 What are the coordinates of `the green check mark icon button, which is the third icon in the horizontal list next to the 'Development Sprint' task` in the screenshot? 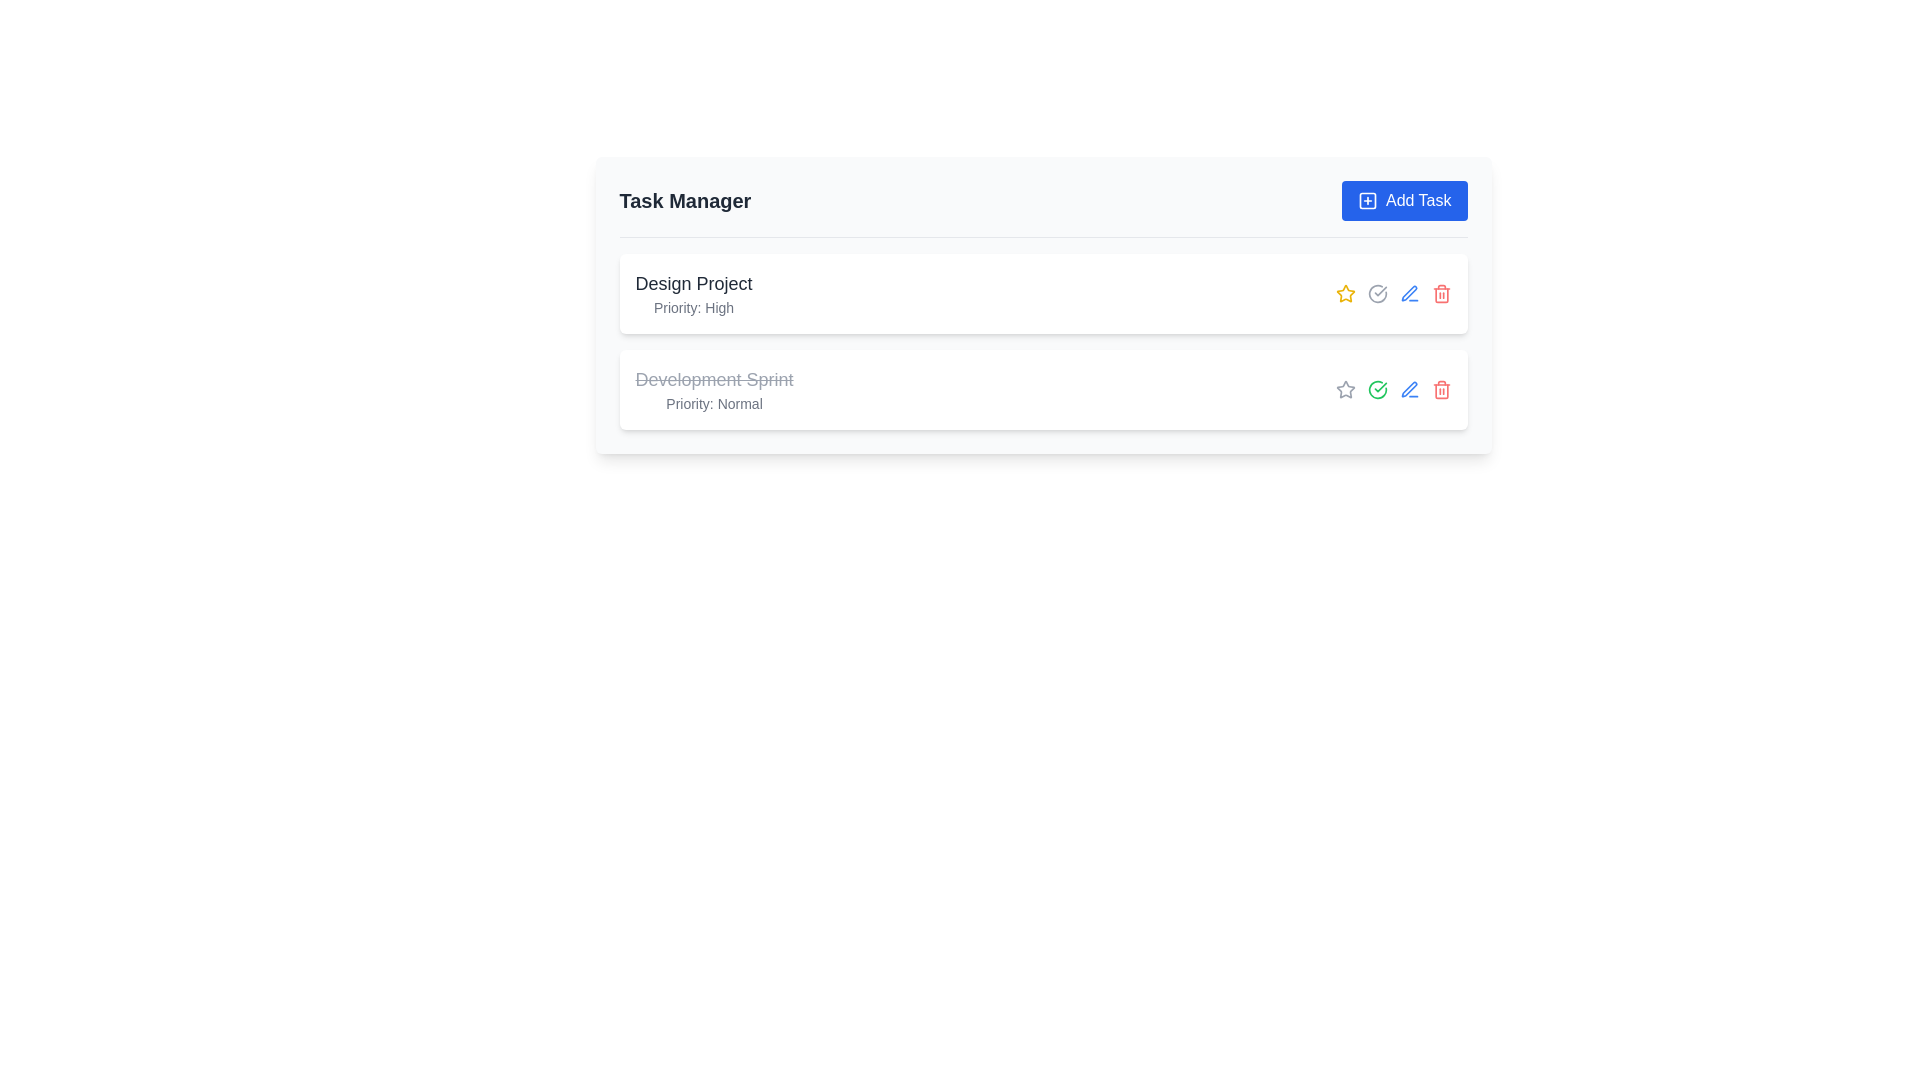 It's located at (1376, 389).